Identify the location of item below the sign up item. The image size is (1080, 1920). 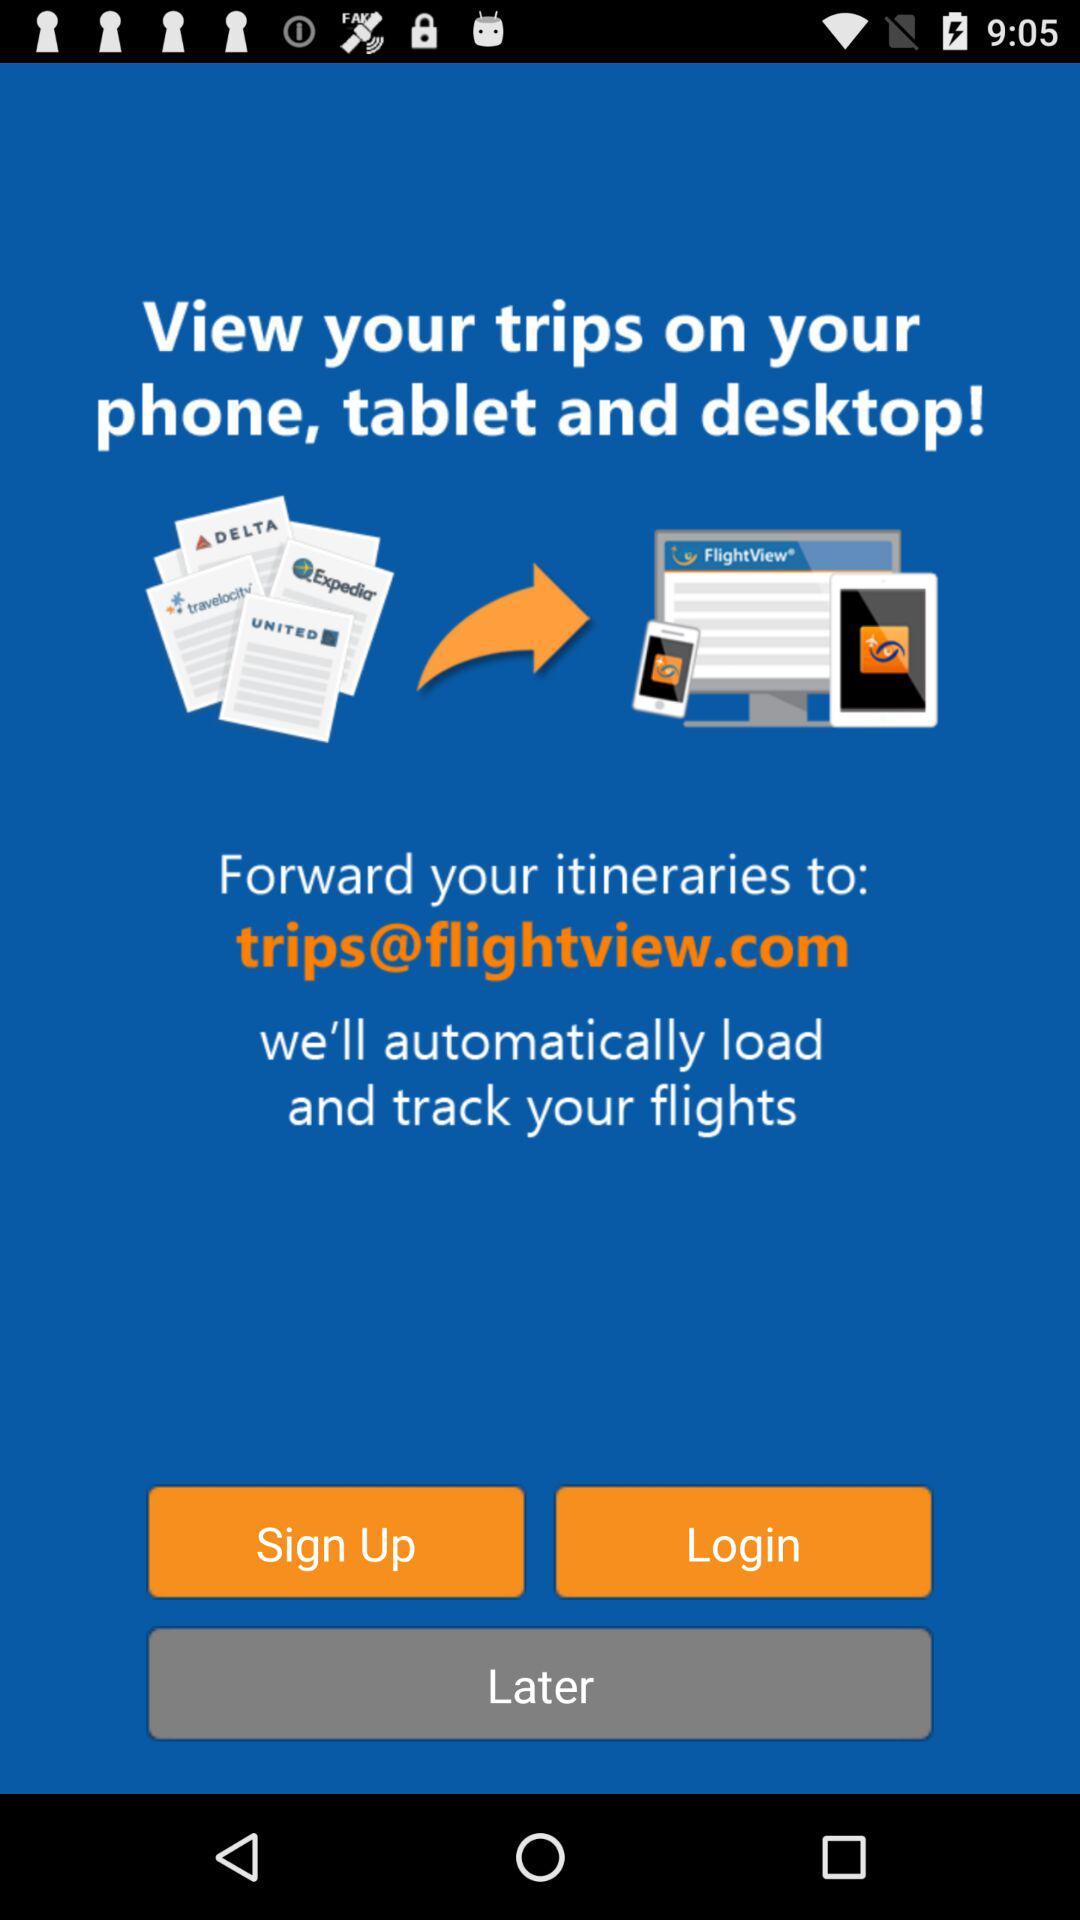
(540, 1682).